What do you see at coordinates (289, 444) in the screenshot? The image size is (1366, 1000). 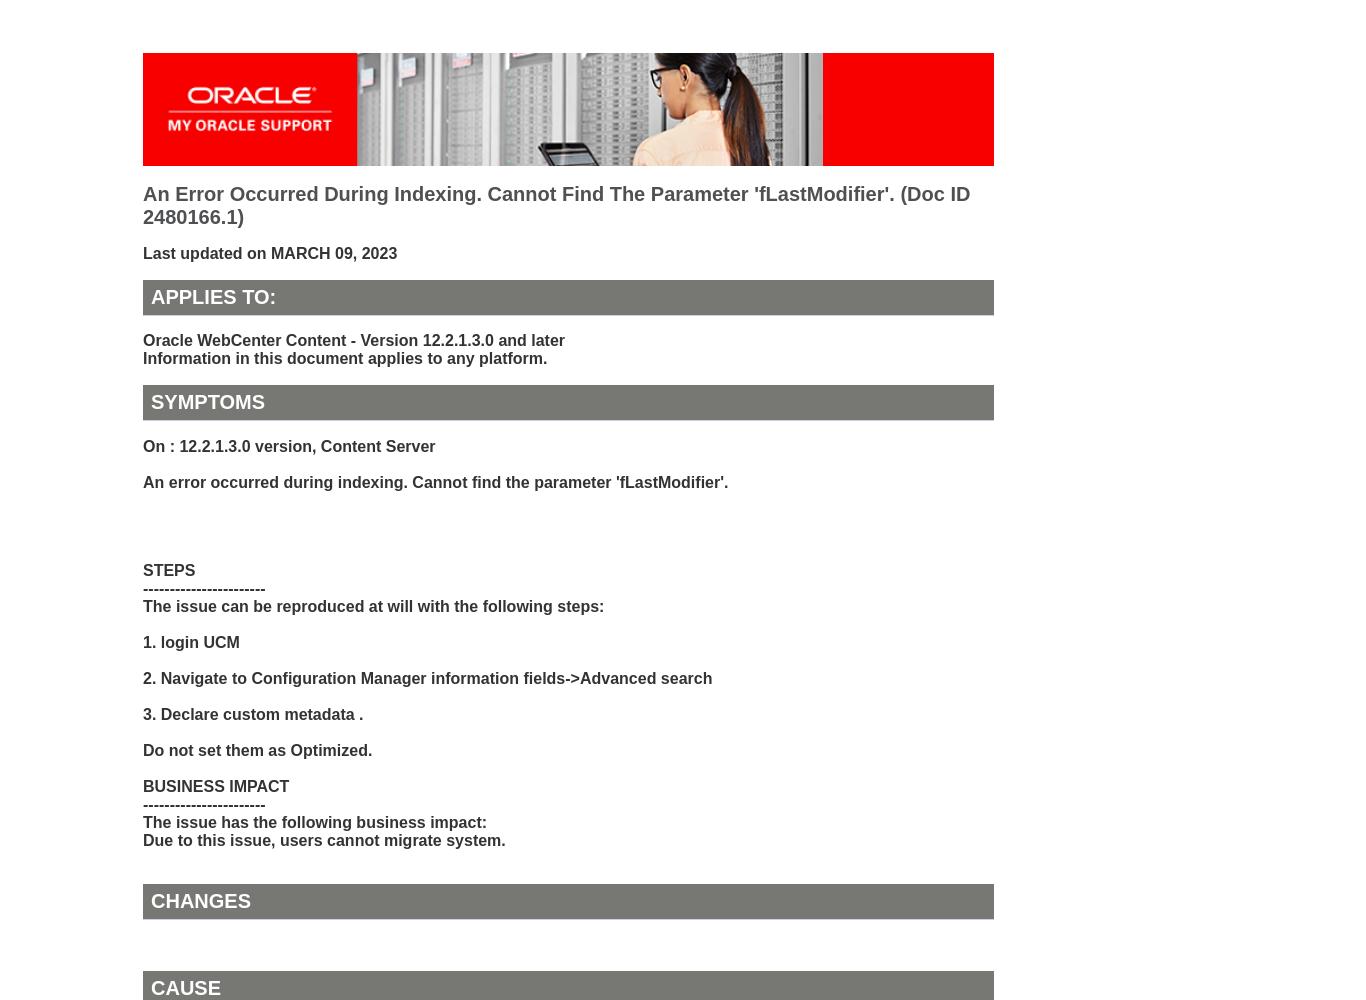 I see `'On : 12.2.1.3.0 version, Content Server'` at bounding box center [289, 444].